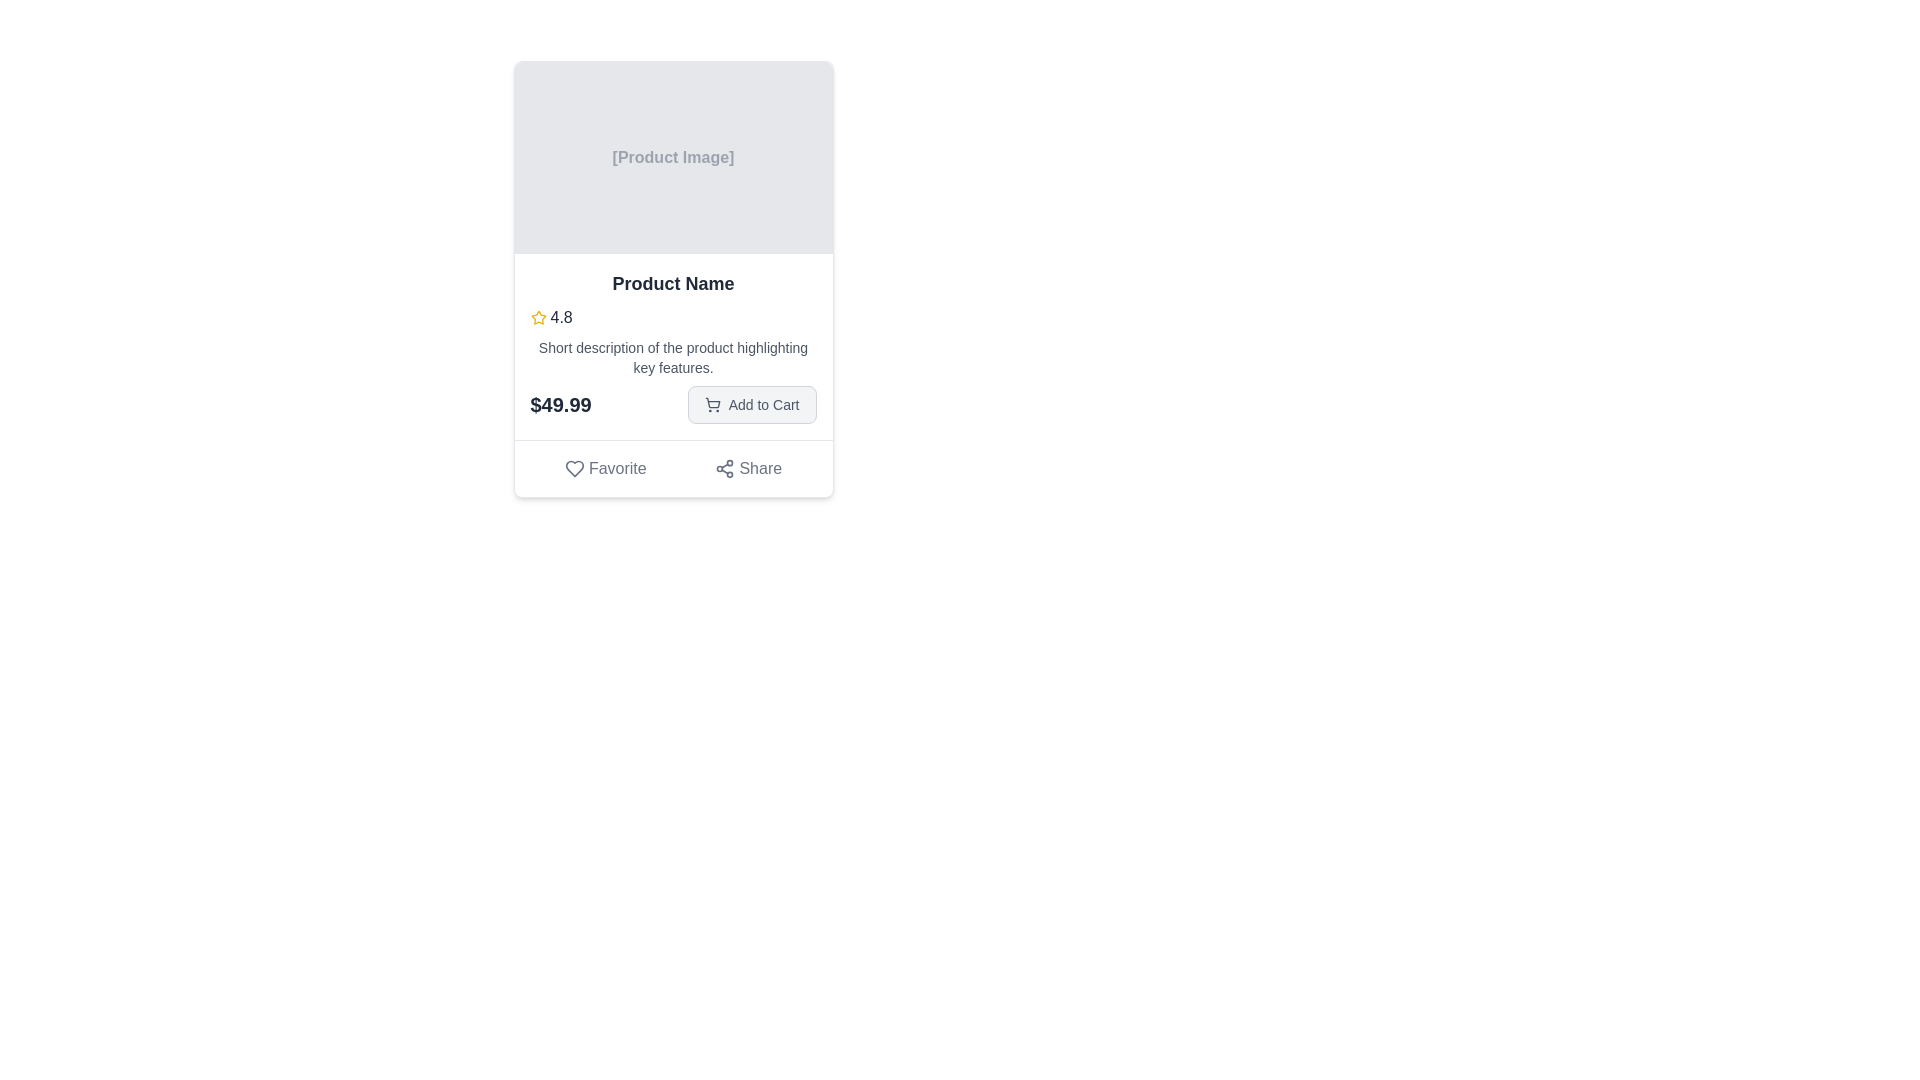 Image resolution: width=1920 pixels, height=1080 pixels. What do you see at coordinates (604, 469) in the screenshot?
I see `the 'Favorite' button, which features a heart icon and is located below the product description as the first element in the options section` at bounding box center [604, 469].